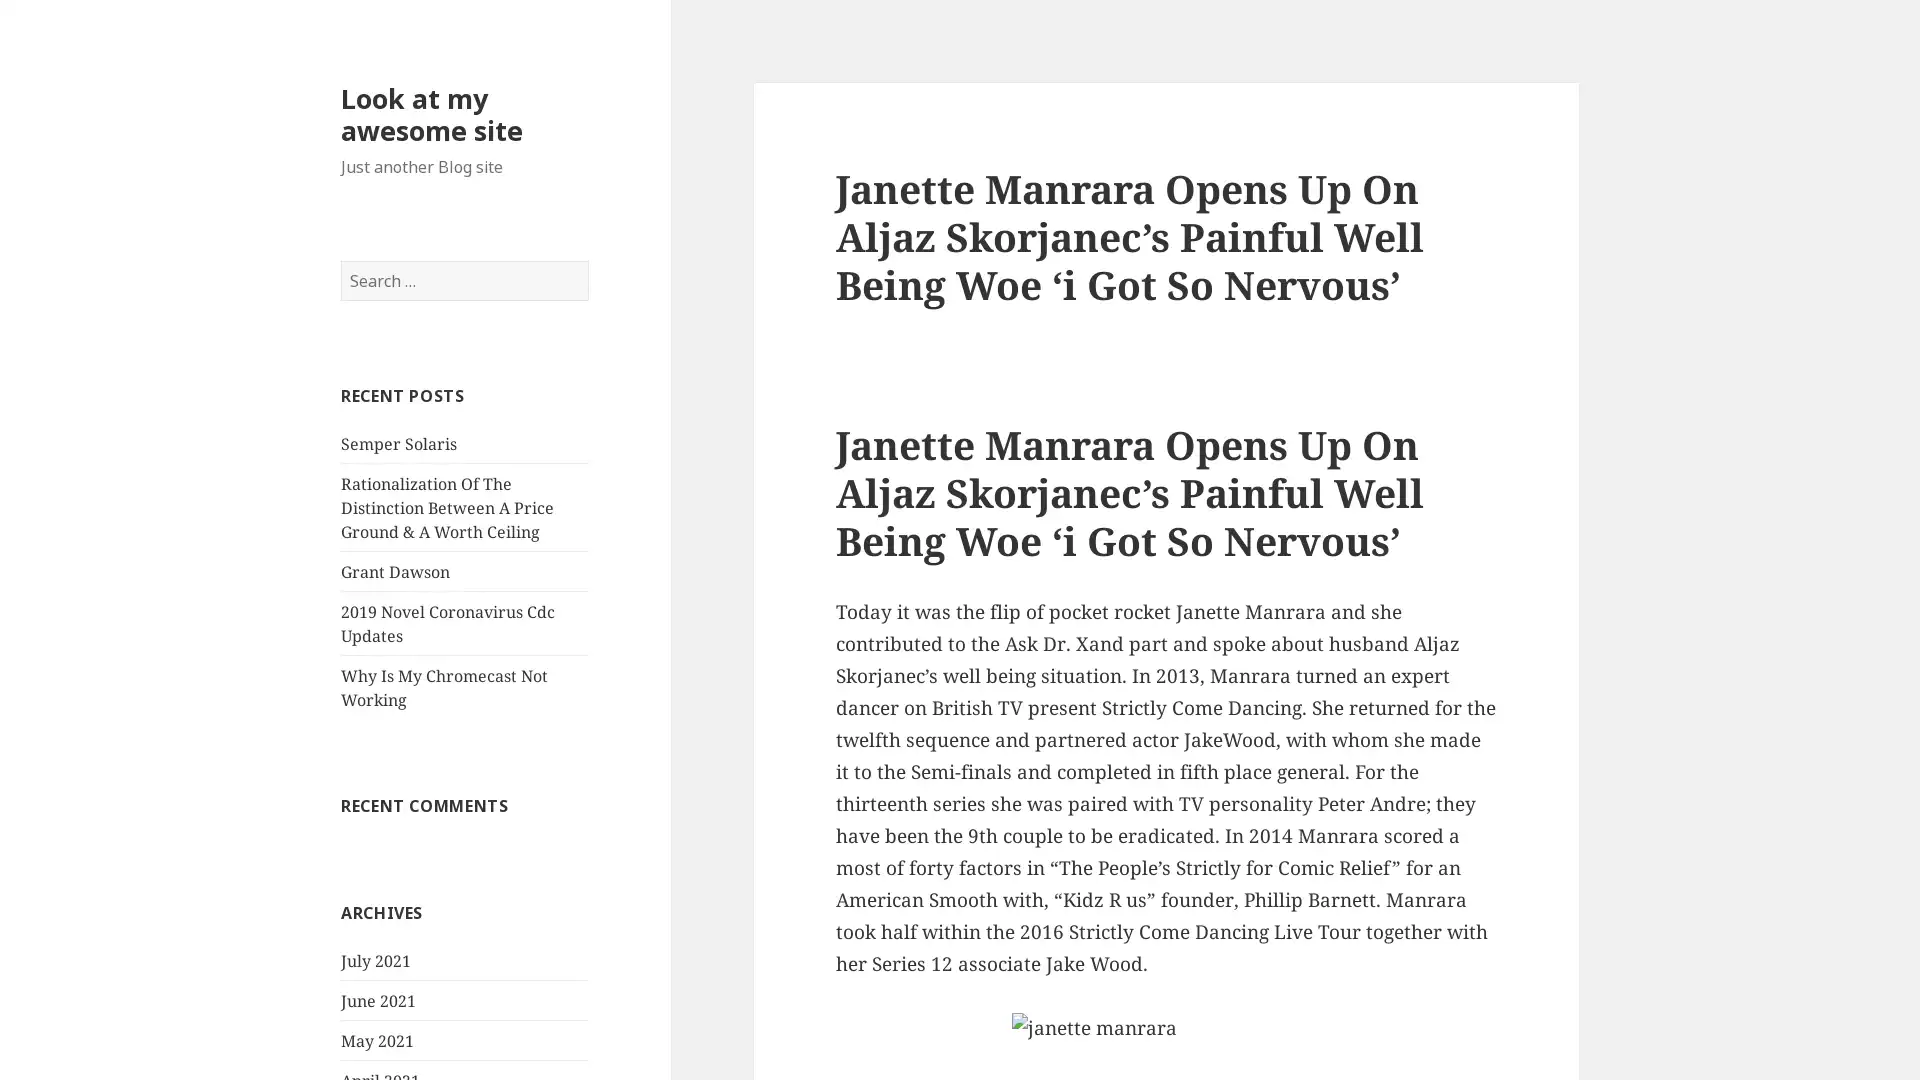 This screenshot has height=1080, width=1920. Describe the element at coordinates (587, 260) in the screenshot. I see `Search` at that location.